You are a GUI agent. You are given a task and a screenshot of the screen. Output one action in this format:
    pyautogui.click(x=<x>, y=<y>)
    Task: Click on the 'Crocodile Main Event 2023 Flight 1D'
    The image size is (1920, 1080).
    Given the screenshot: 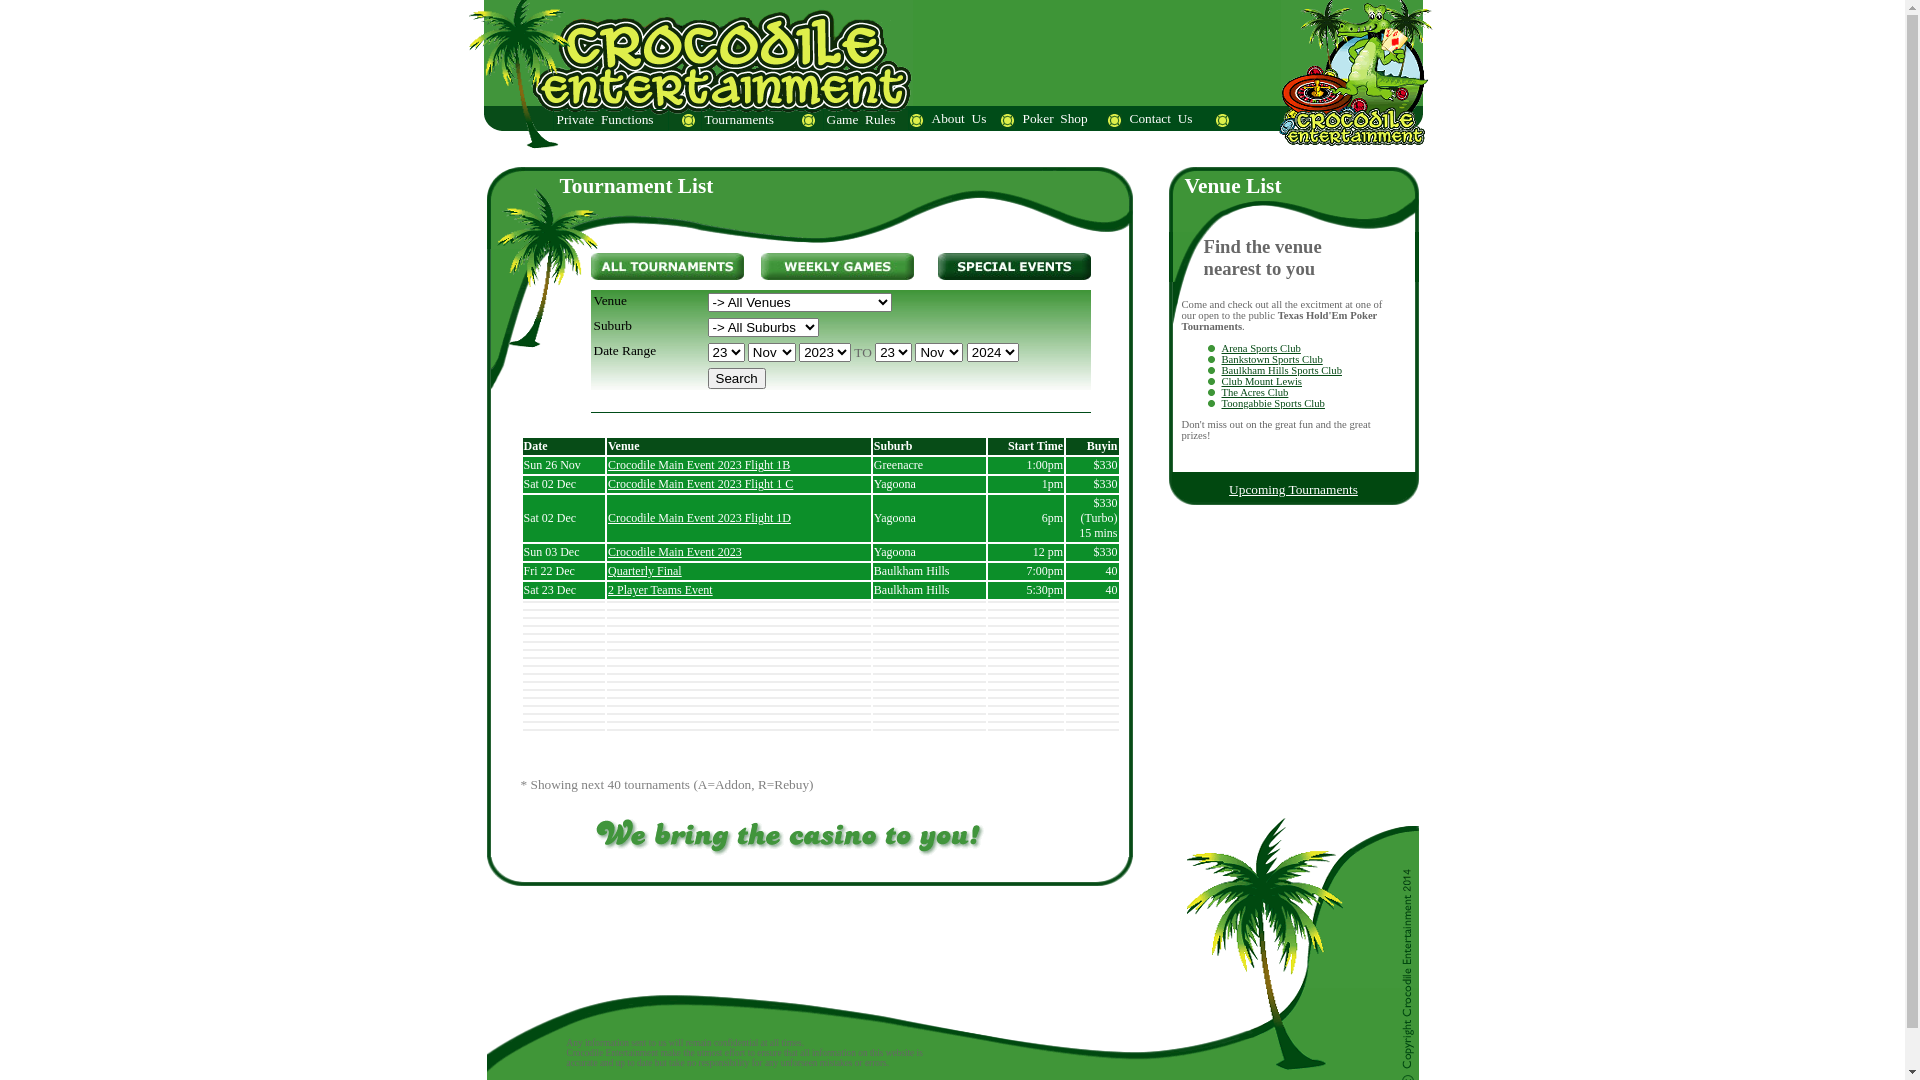 What is the action you would take?
    pyautogui.click(x=607, y=516)
    